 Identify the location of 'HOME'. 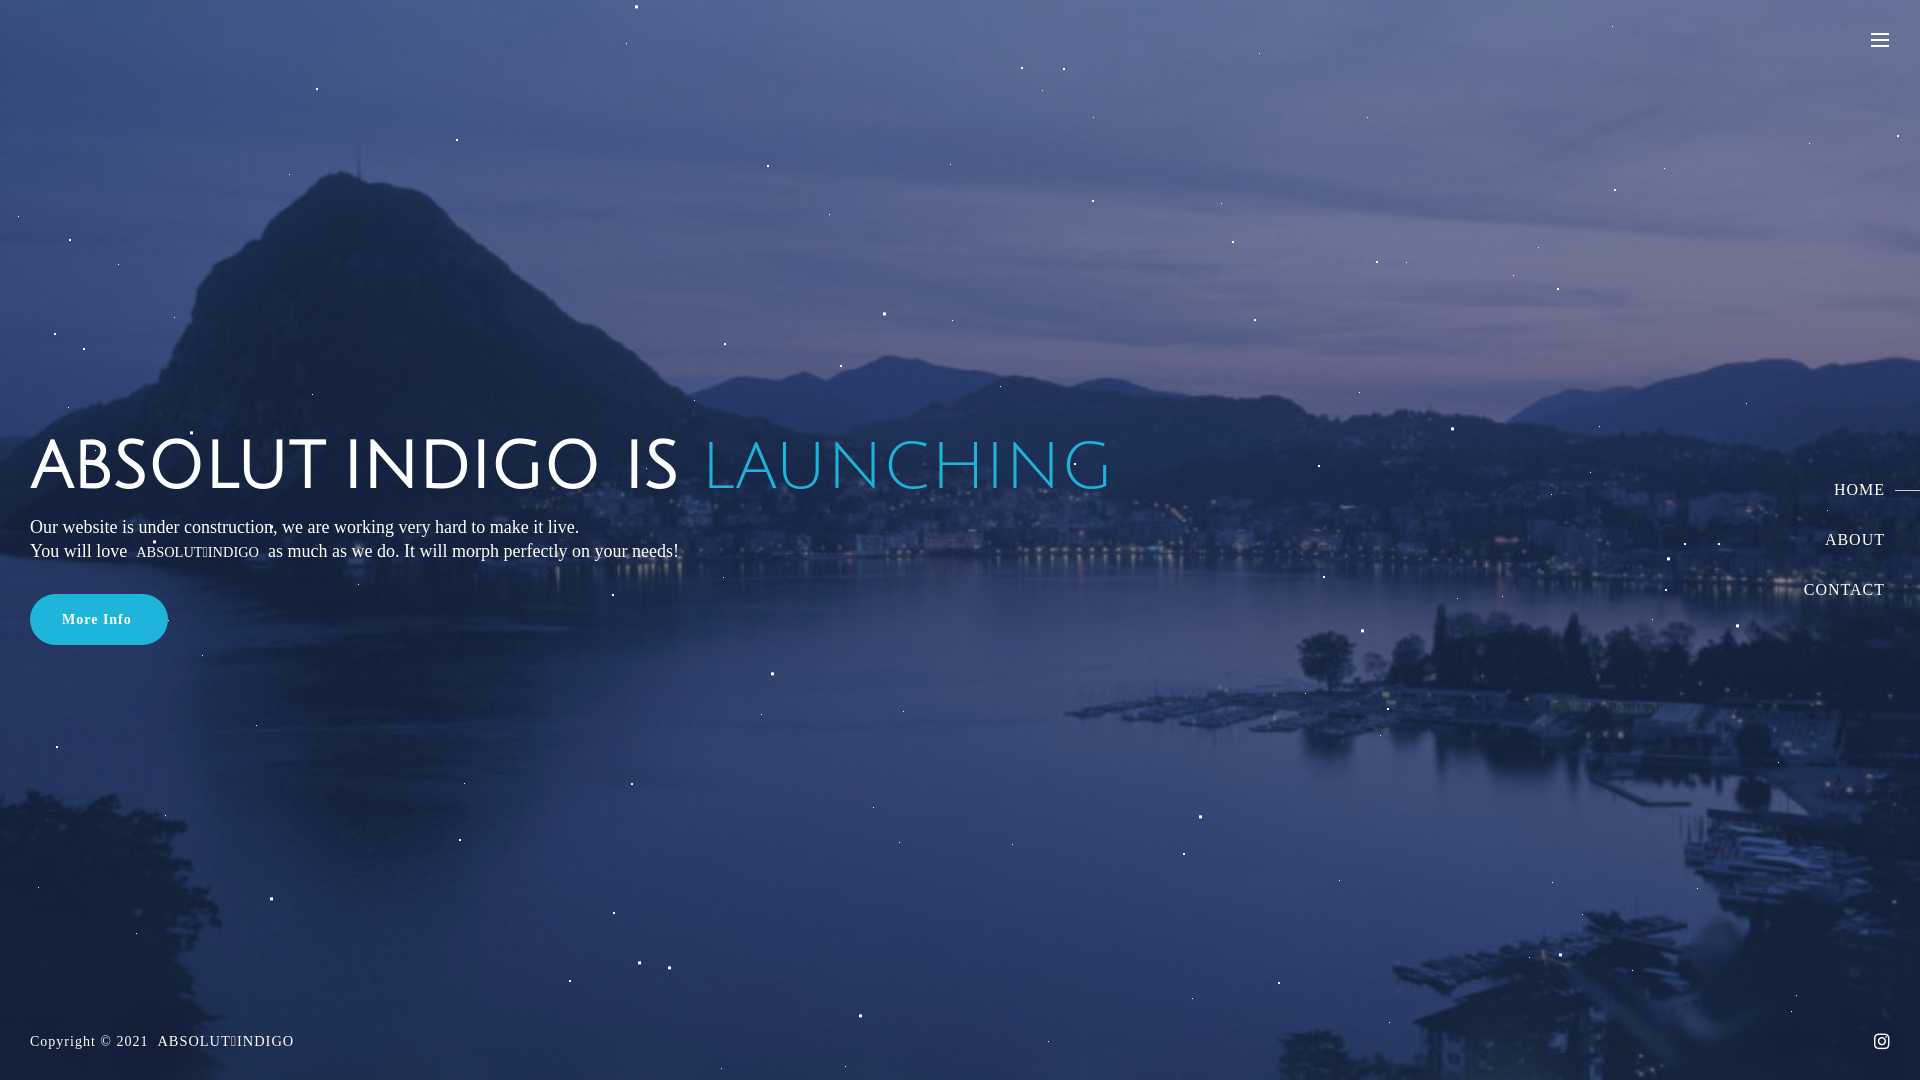
(1843, 489).